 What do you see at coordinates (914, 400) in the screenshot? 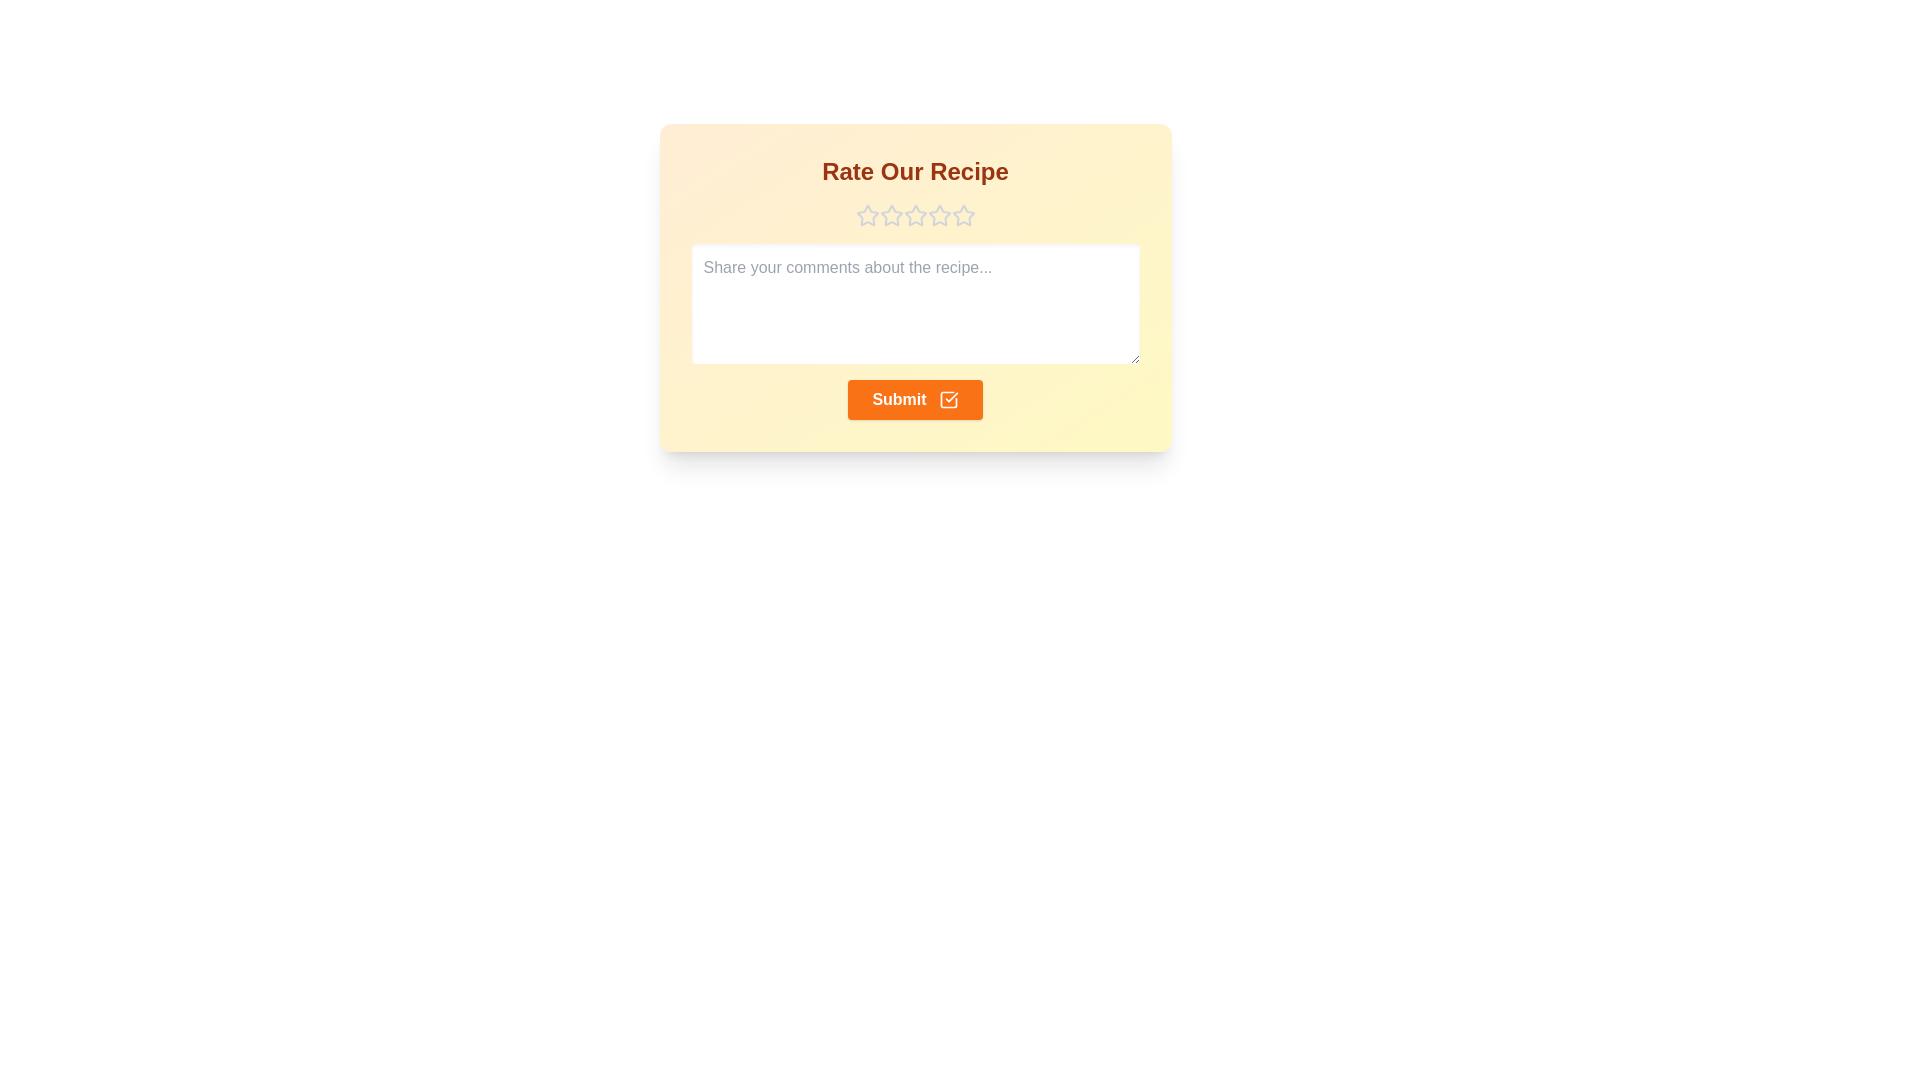
I see `the submit button` at bounding box center [914, 400].